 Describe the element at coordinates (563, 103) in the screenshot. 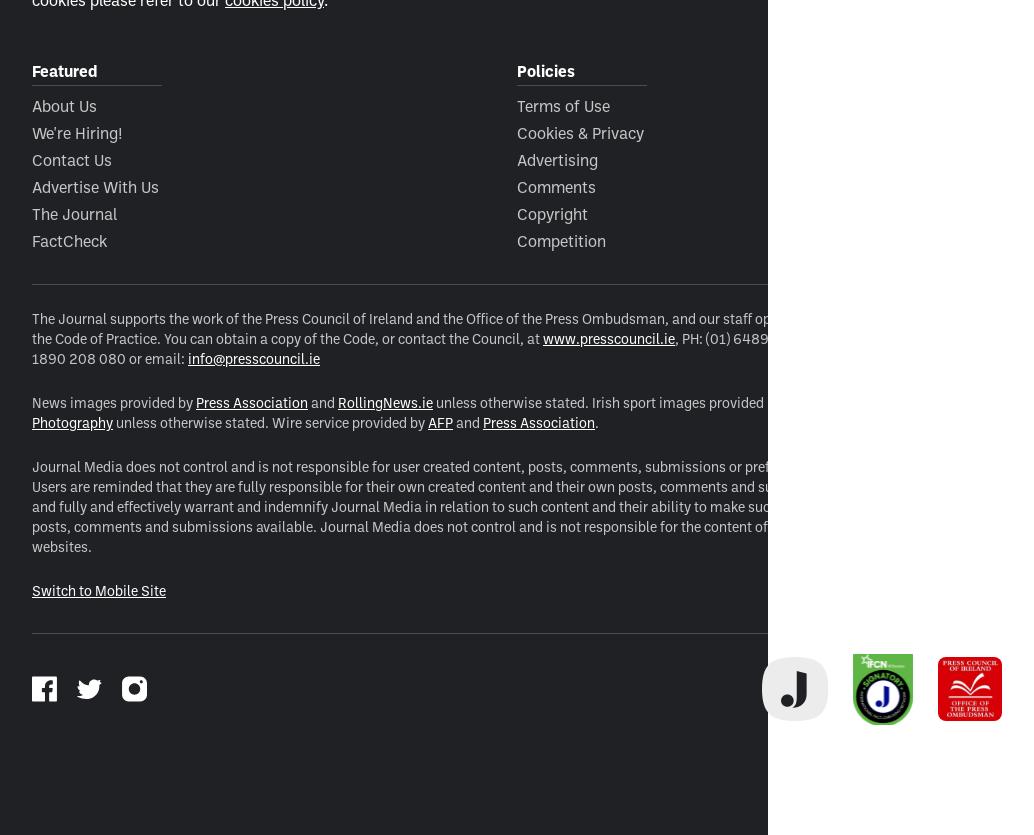

I see `'Terms of Use'` at that location.